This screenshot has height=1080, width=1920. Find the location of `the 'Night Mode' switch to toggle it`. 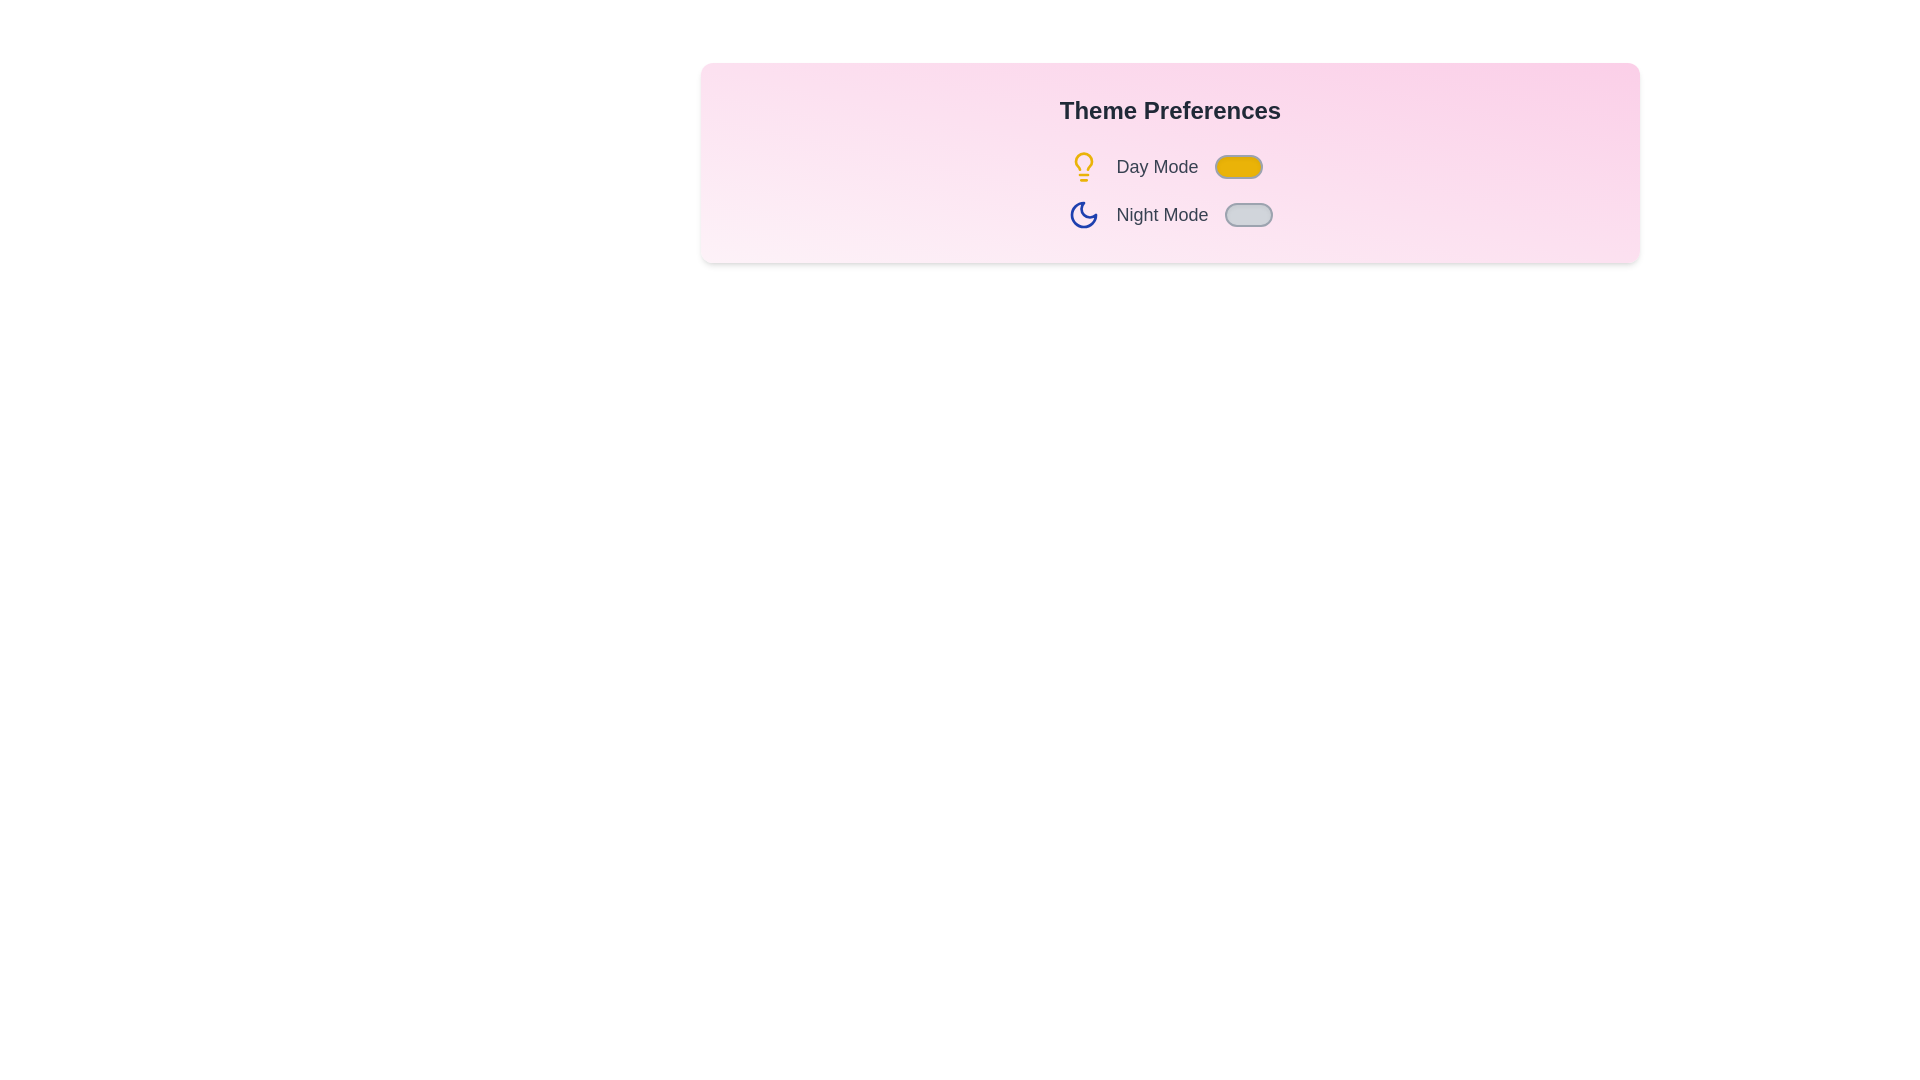

the 'Night Mode' switch to toggle it is located at coordinates (1247, 215).